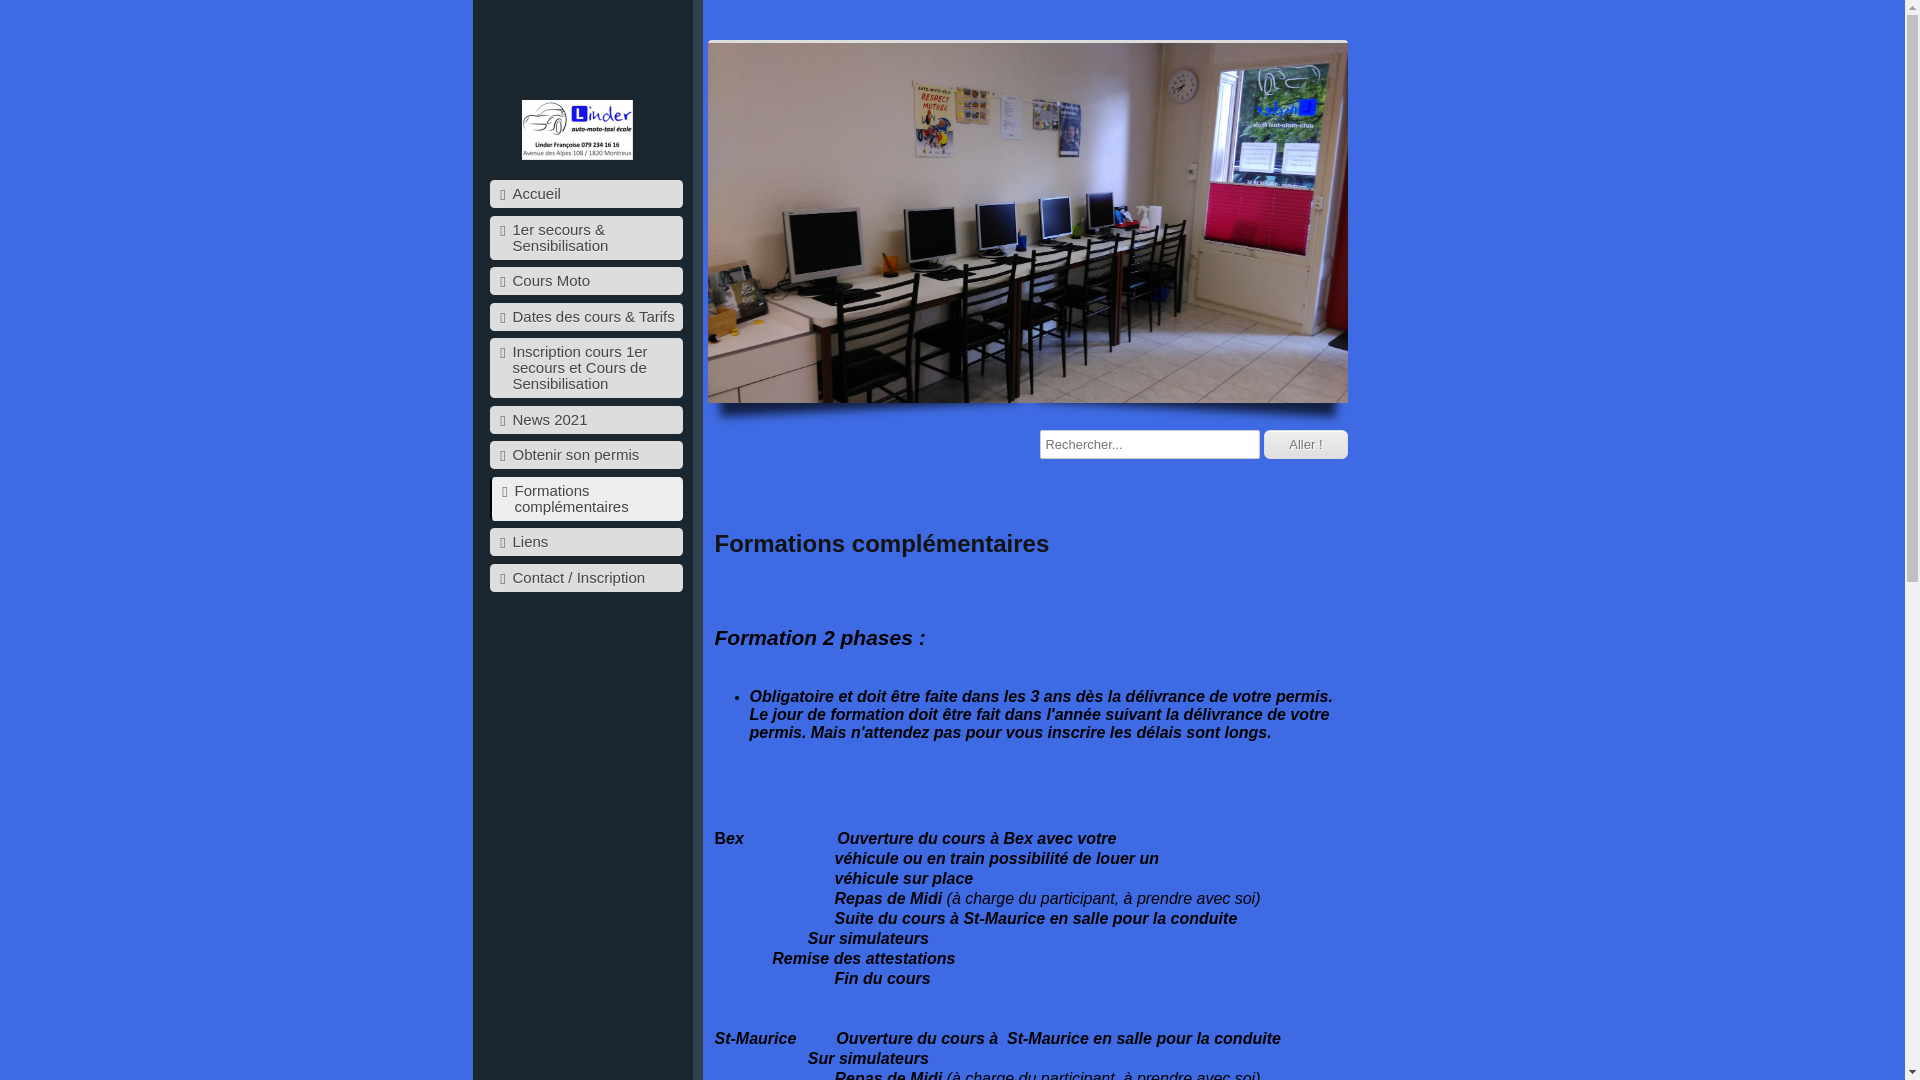 This screenshot has width=1920, height=1080. What do you see at coordinates (489, 193) in the screenshot?
I see `'Accueil'` at bounding box center [489, 193].